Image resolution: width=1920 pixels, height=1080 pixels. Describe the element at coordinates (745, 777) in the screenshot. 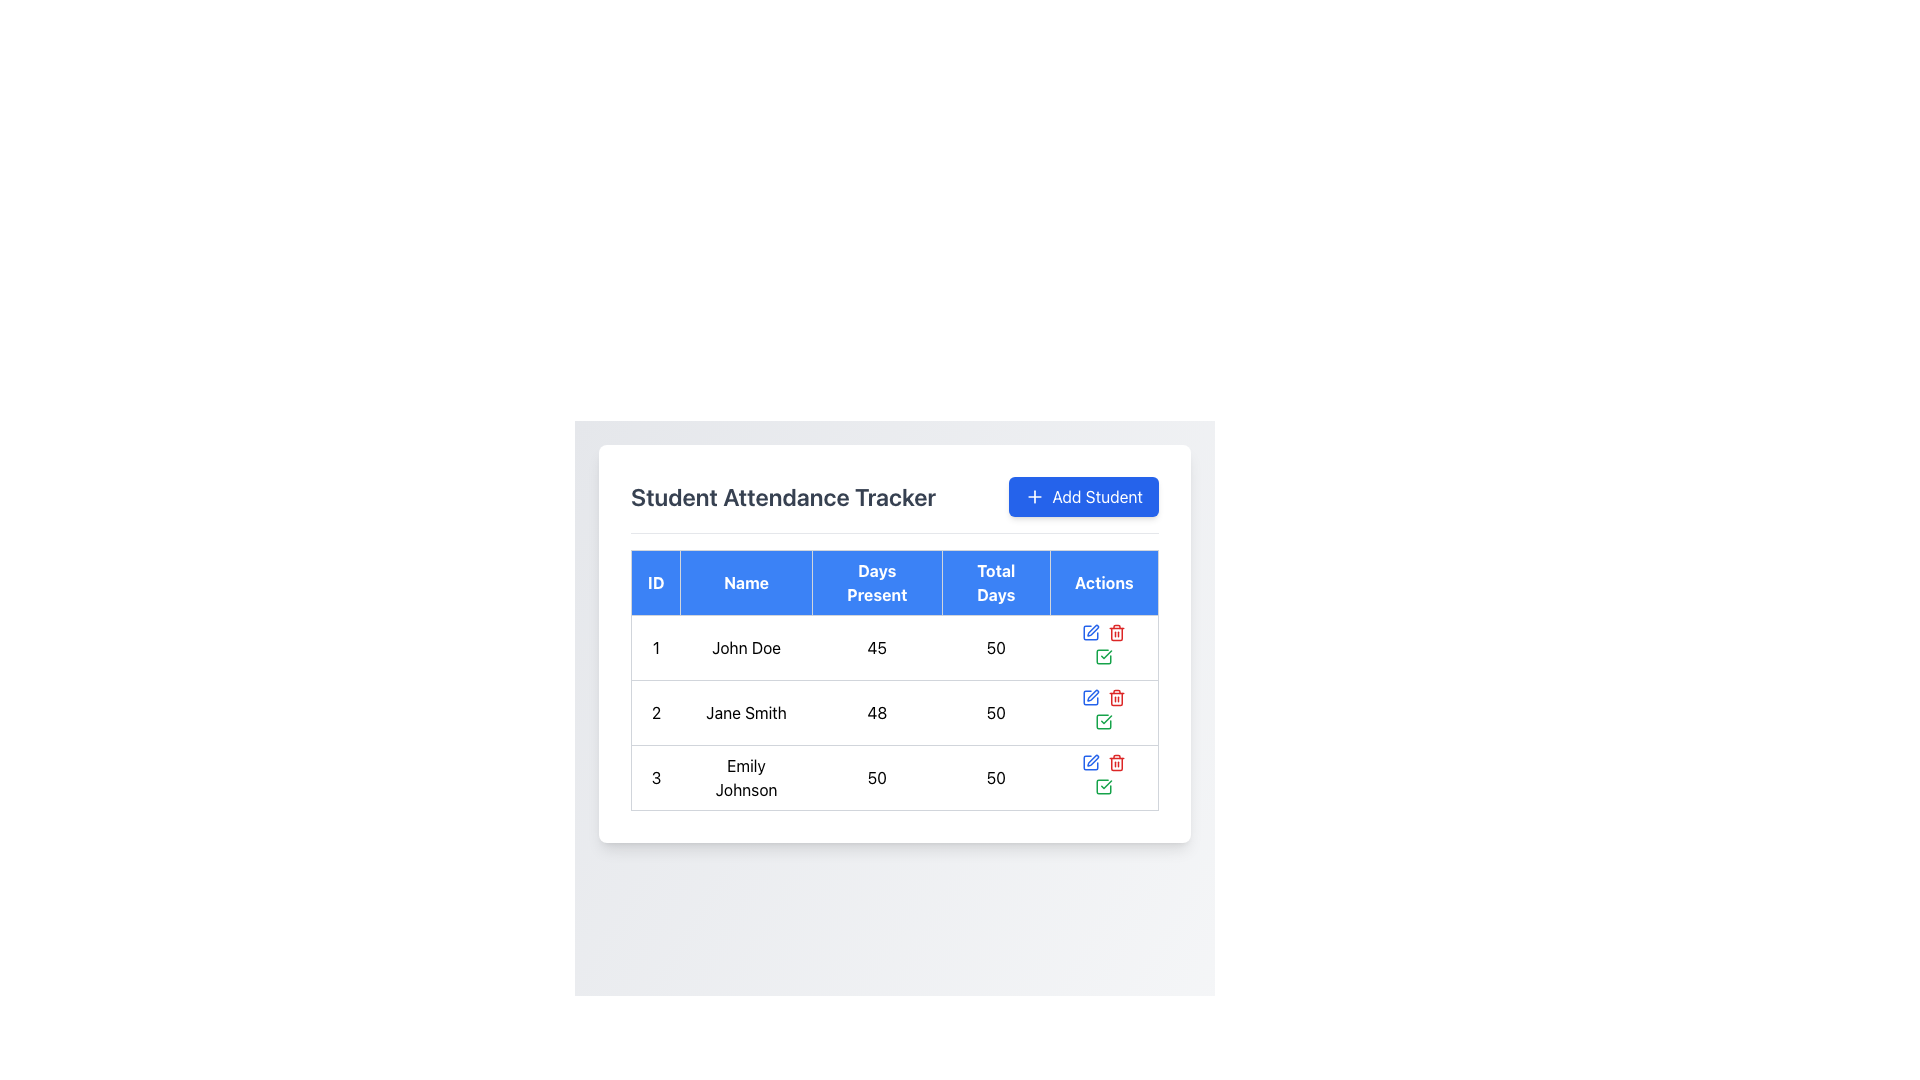

I see `the text label displaying 'Emily Johnson' in the third row of the table under the 'Name' column` at that location.